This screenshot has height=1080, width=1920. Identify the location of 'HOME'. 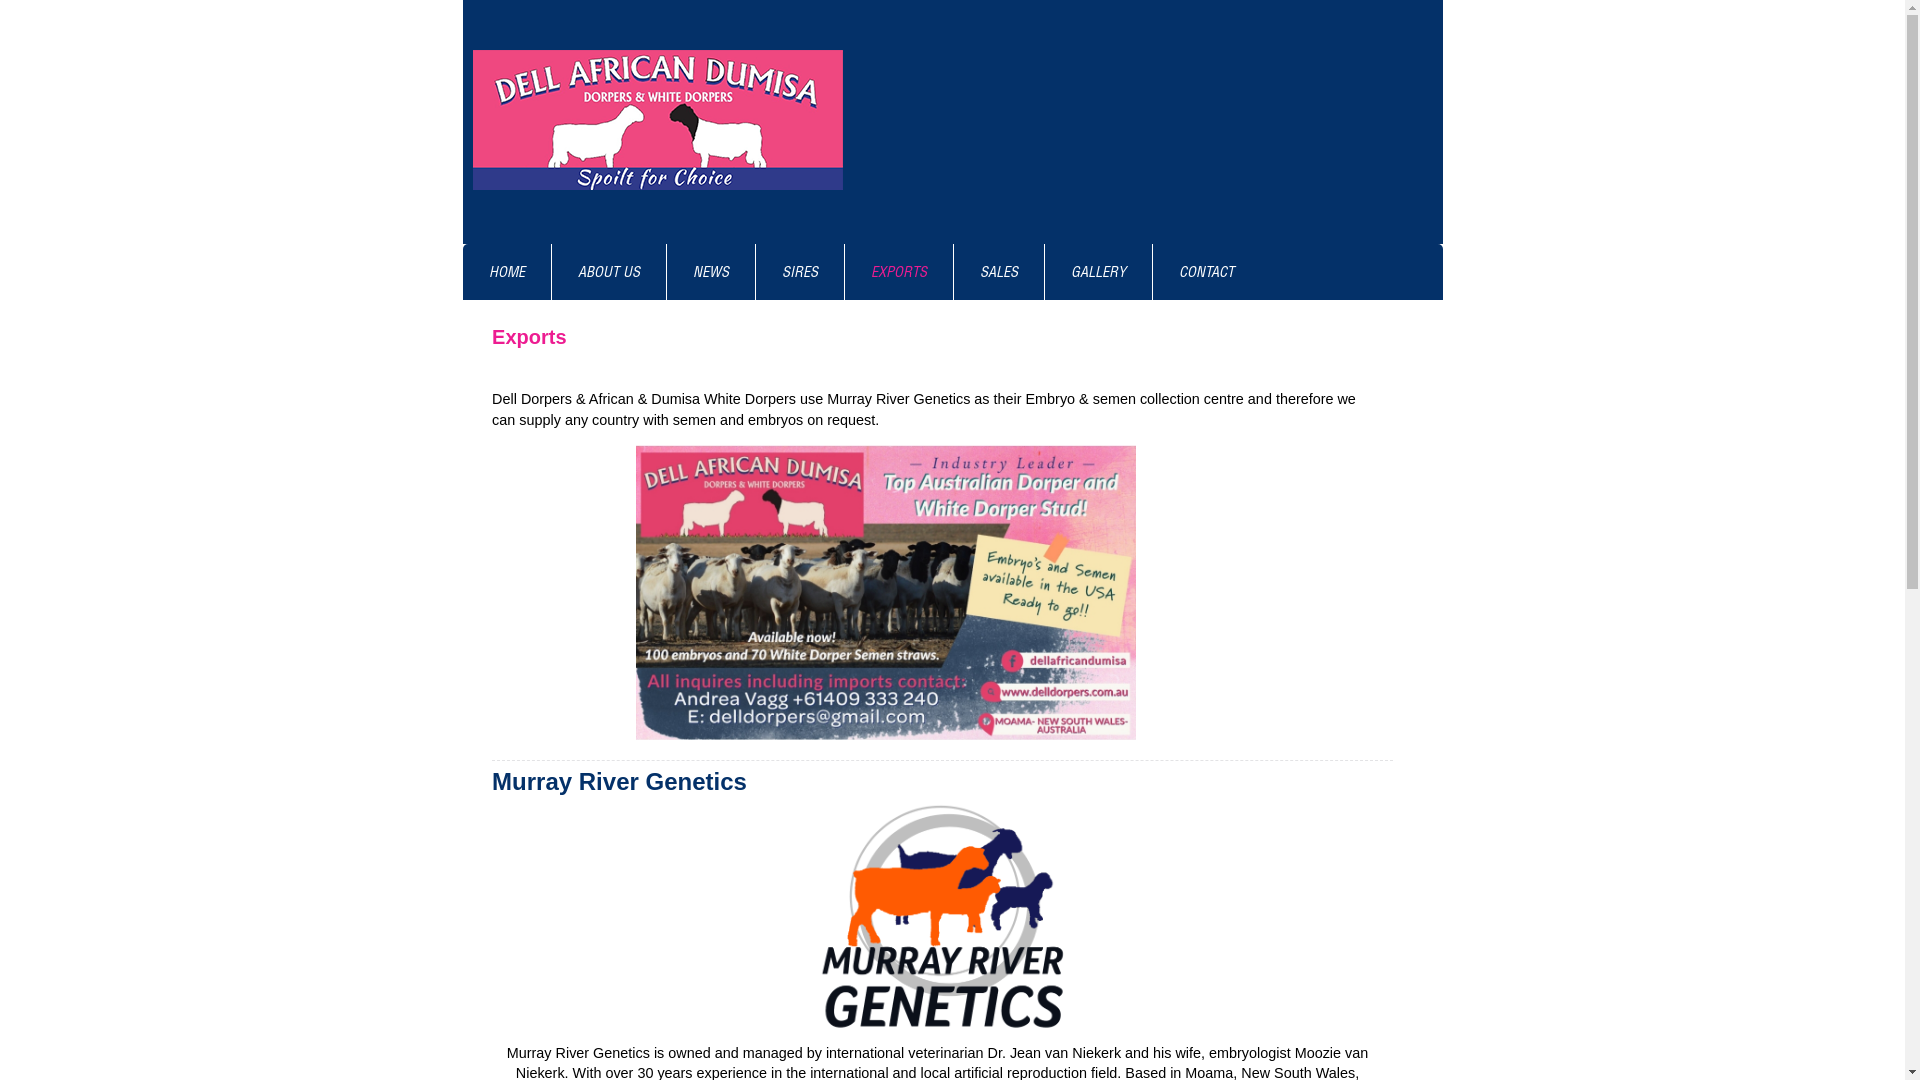
(505, 272).